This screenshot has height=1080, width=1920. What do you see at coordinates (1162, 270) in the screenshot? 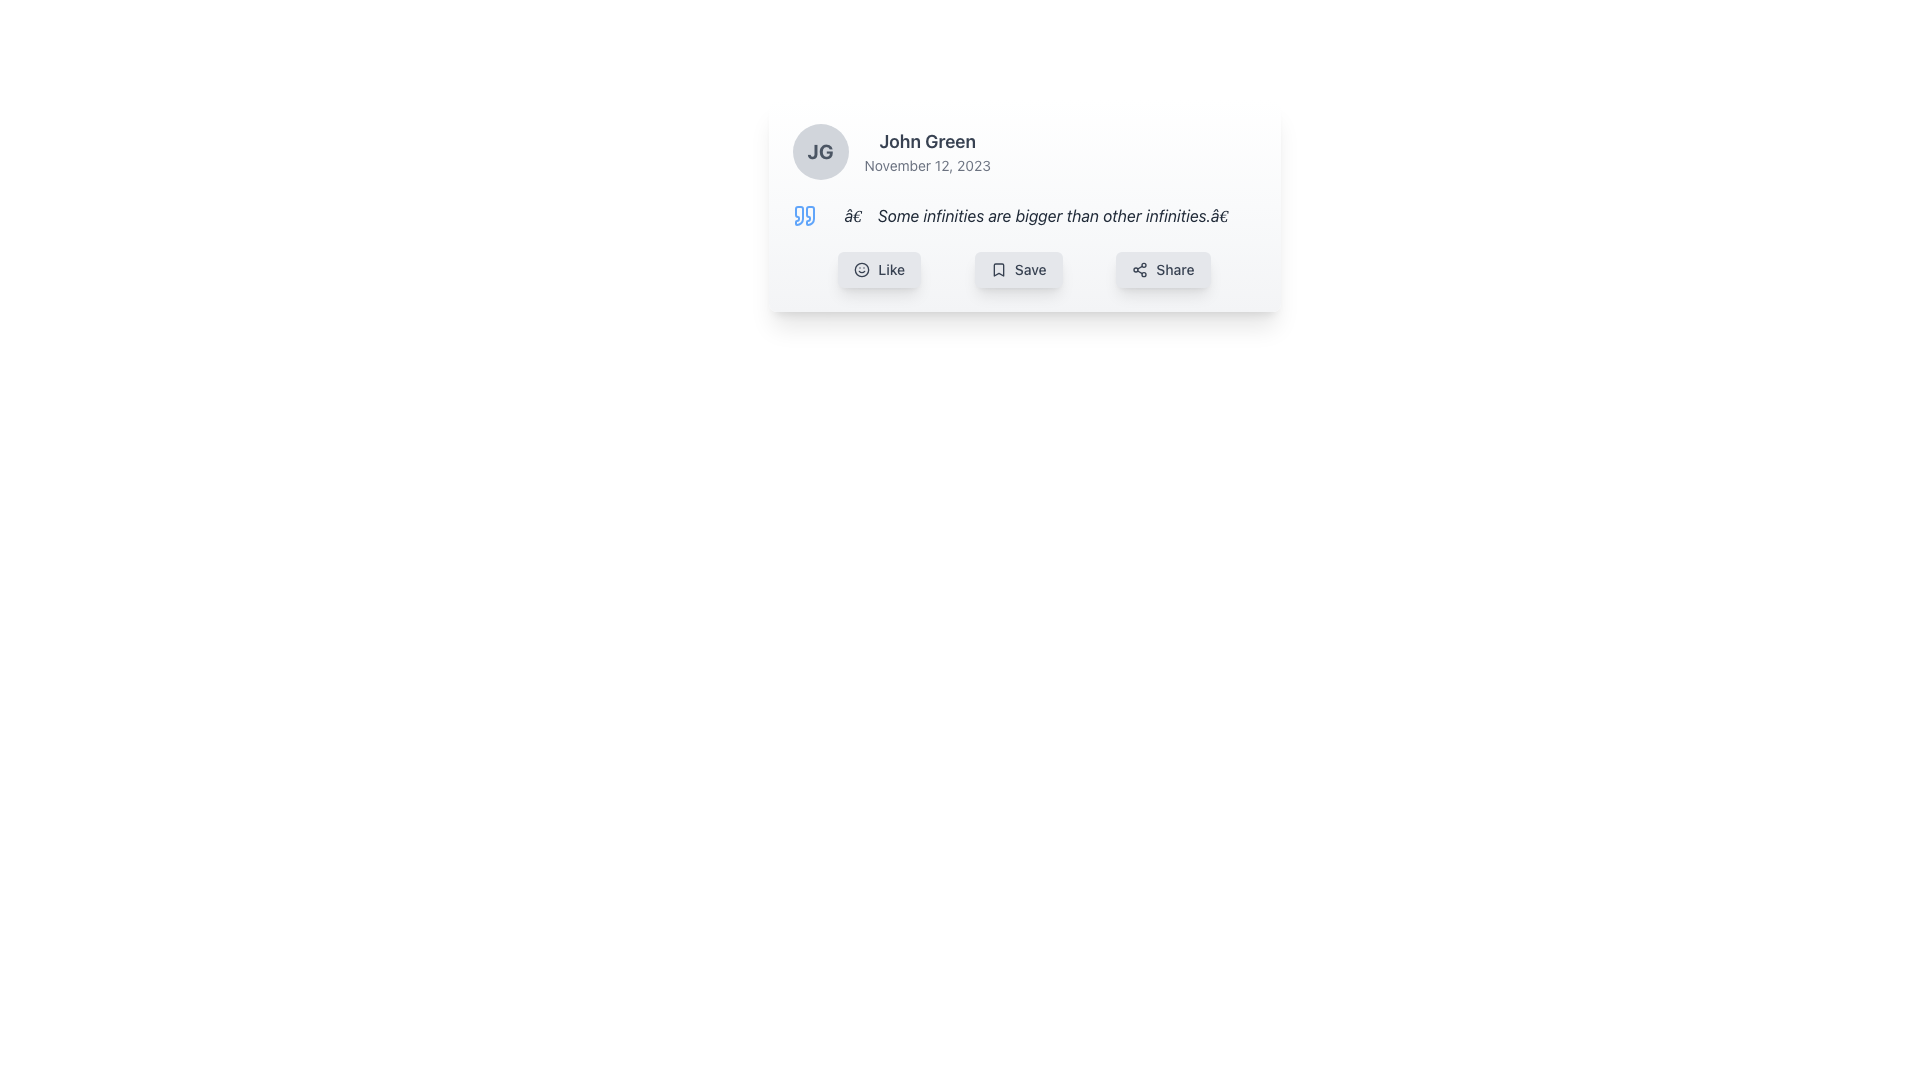
I see `the 'Share' button, which is the third button` at bounding box center [1162, 270].